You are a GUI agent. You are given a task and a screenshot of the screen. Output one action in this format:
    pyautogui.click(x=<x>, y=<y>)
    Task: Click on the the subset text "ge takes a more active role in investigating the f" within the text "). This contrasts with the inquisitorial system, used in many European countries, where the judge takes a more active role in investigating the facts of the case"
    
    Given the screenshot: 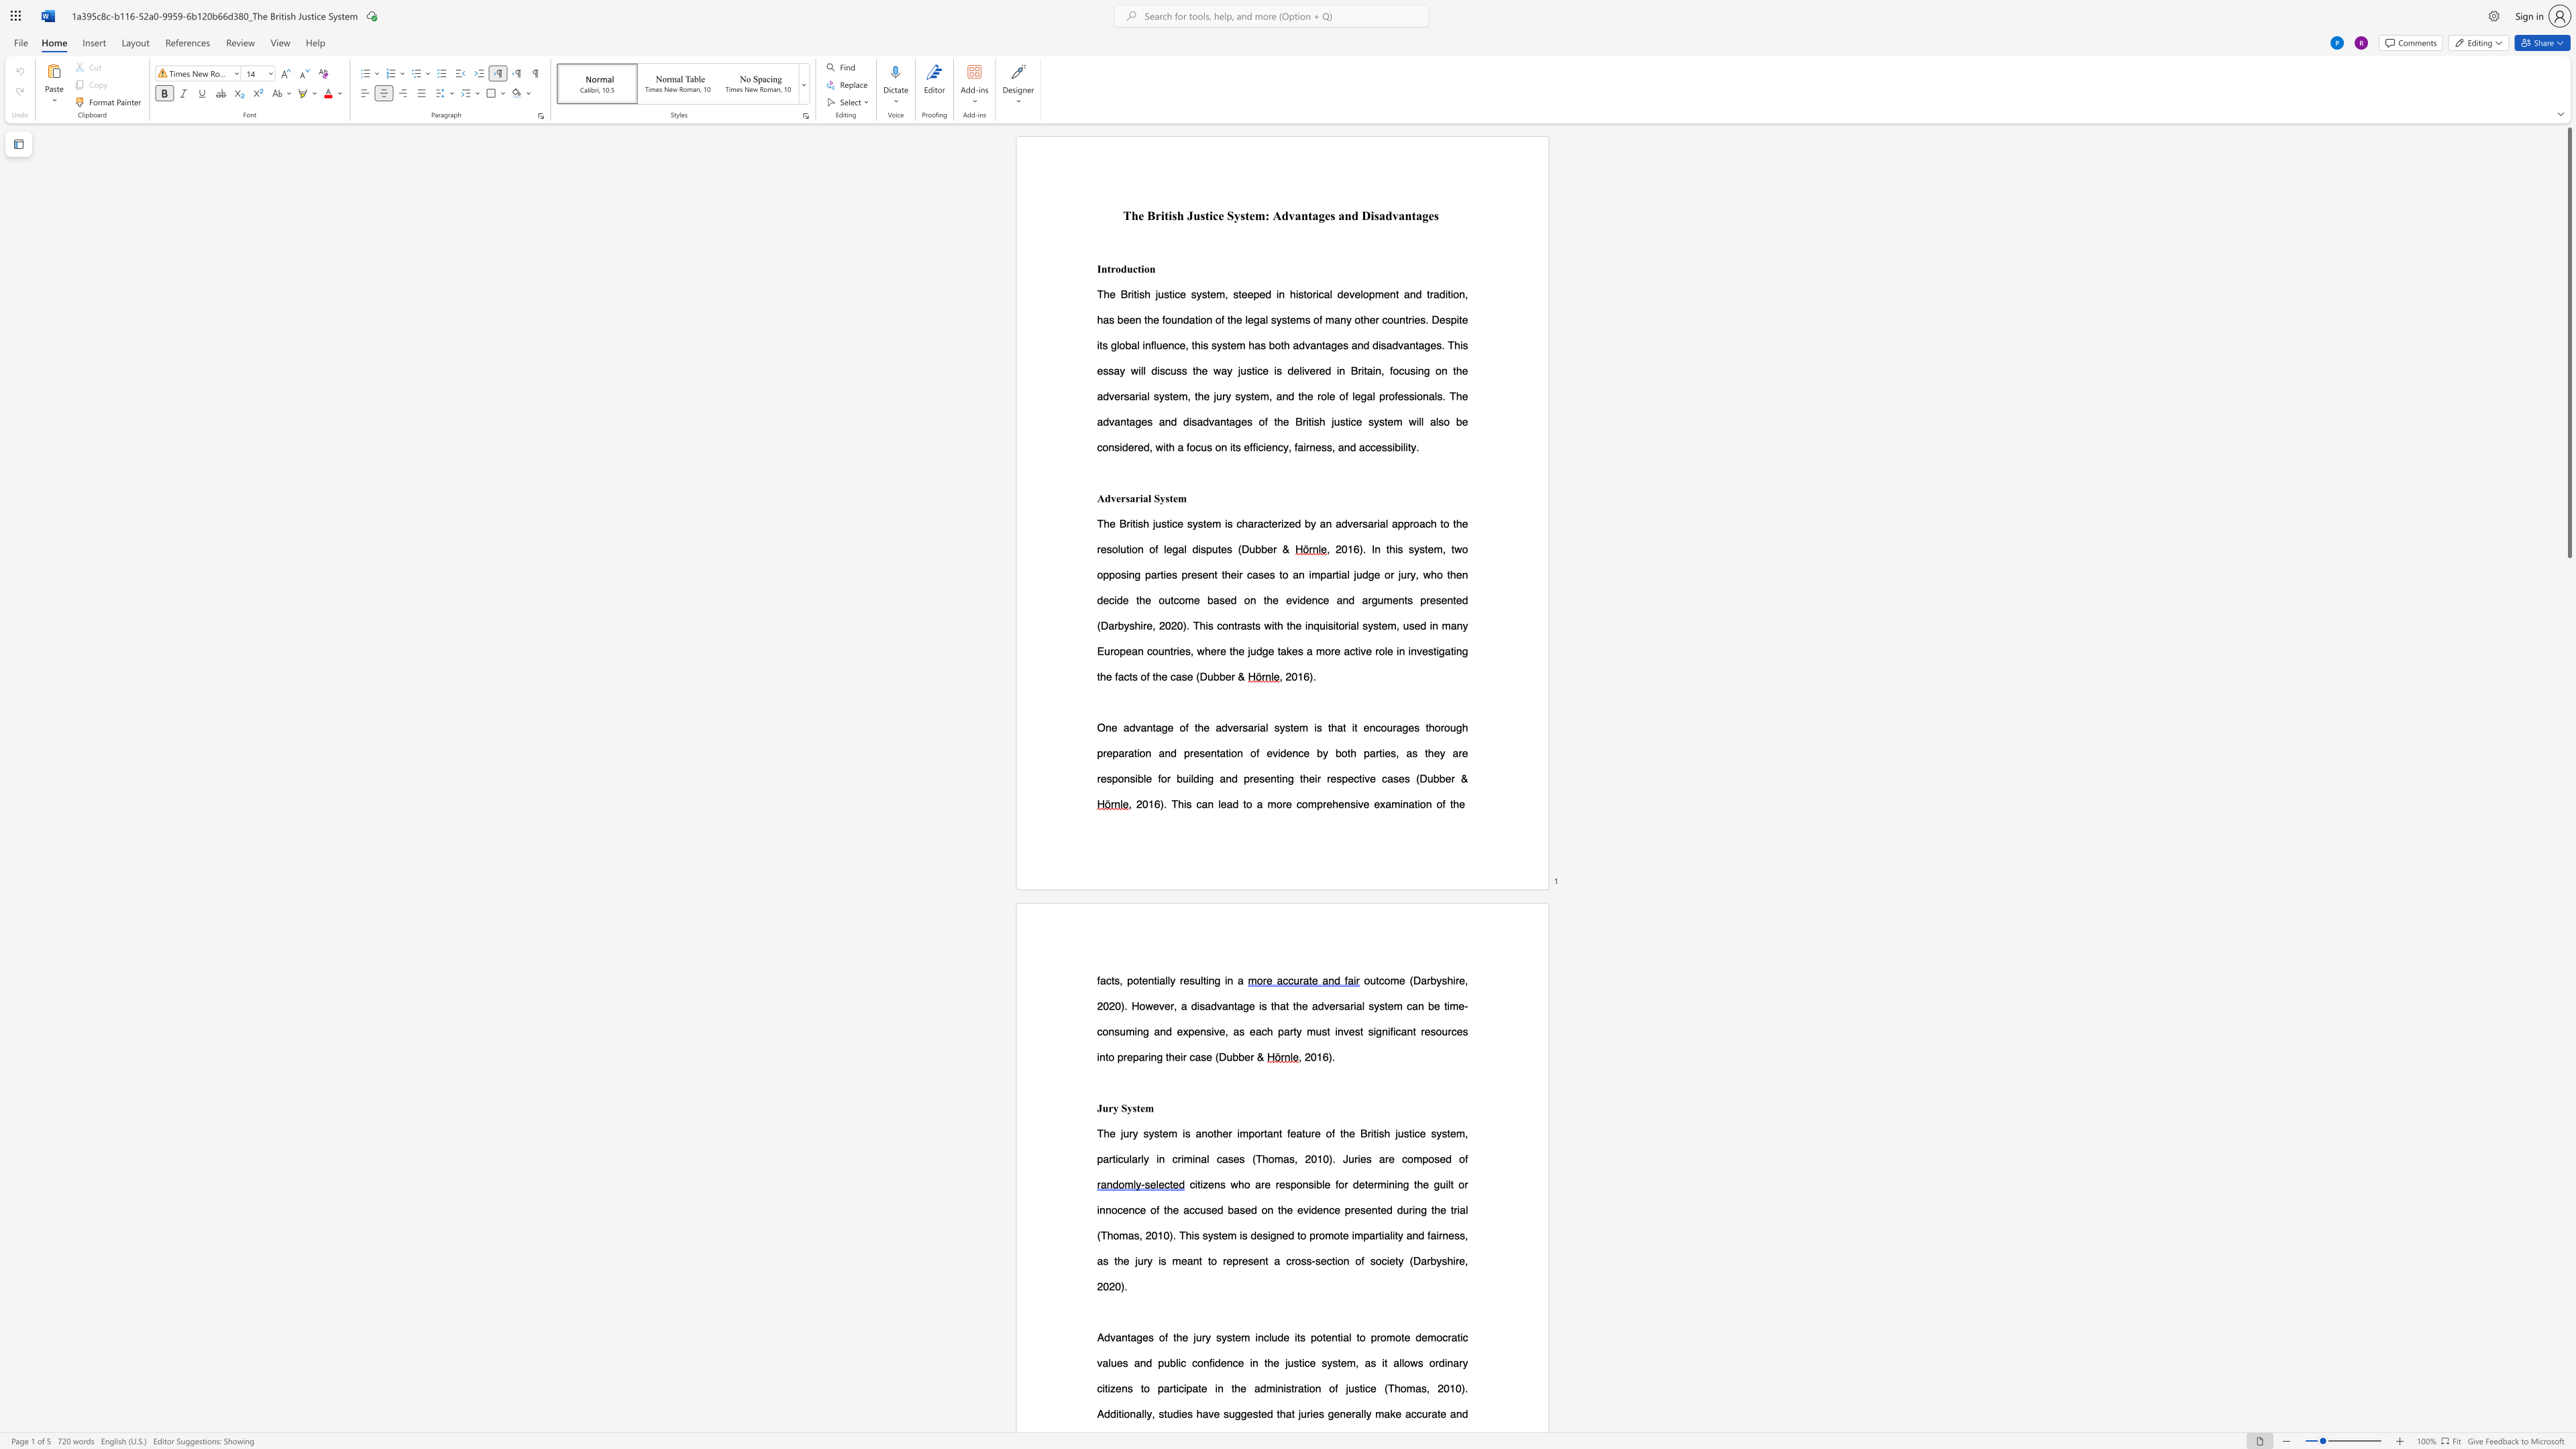 What is the action you would take?
    pyautogui.click(x=1261, y=649)
    